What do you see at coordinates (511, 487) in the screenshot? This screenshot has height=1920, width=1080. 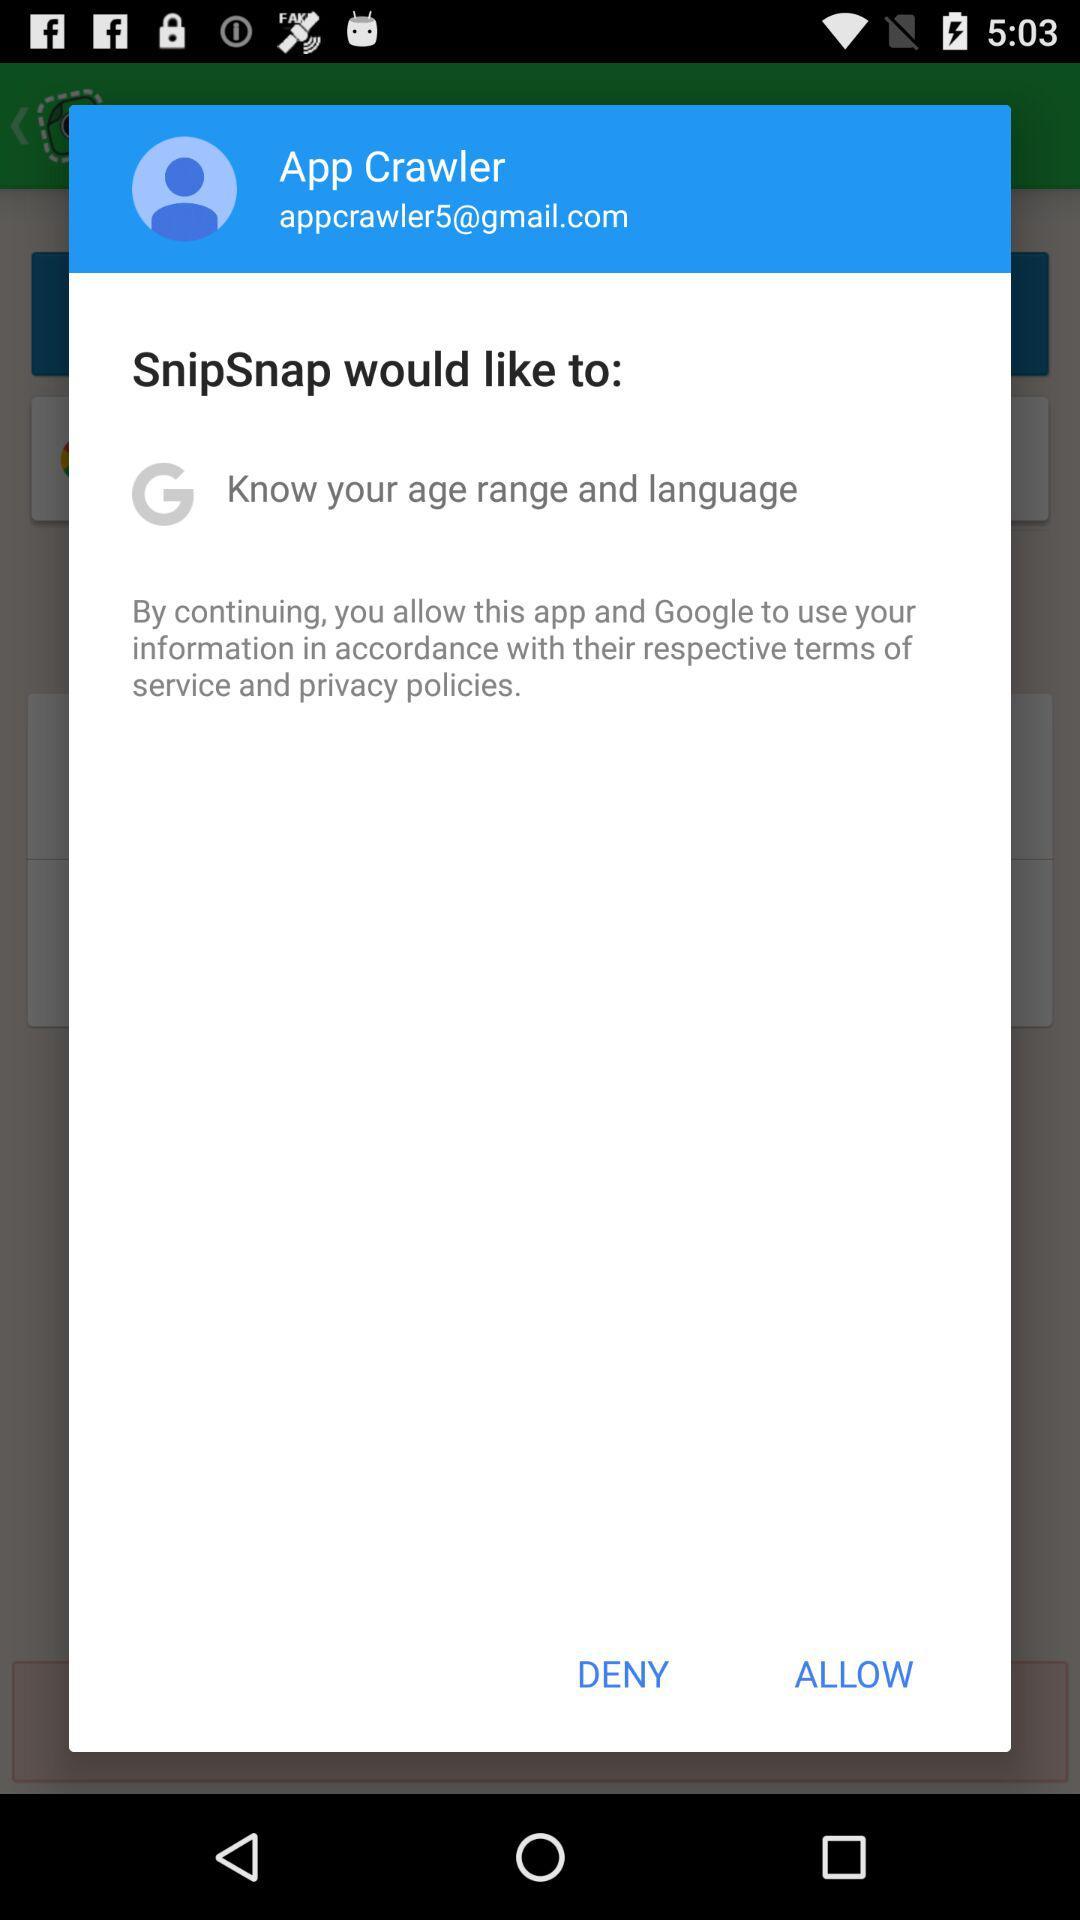 I see `icon above by continuing you item` at bounding box center [511, 487].